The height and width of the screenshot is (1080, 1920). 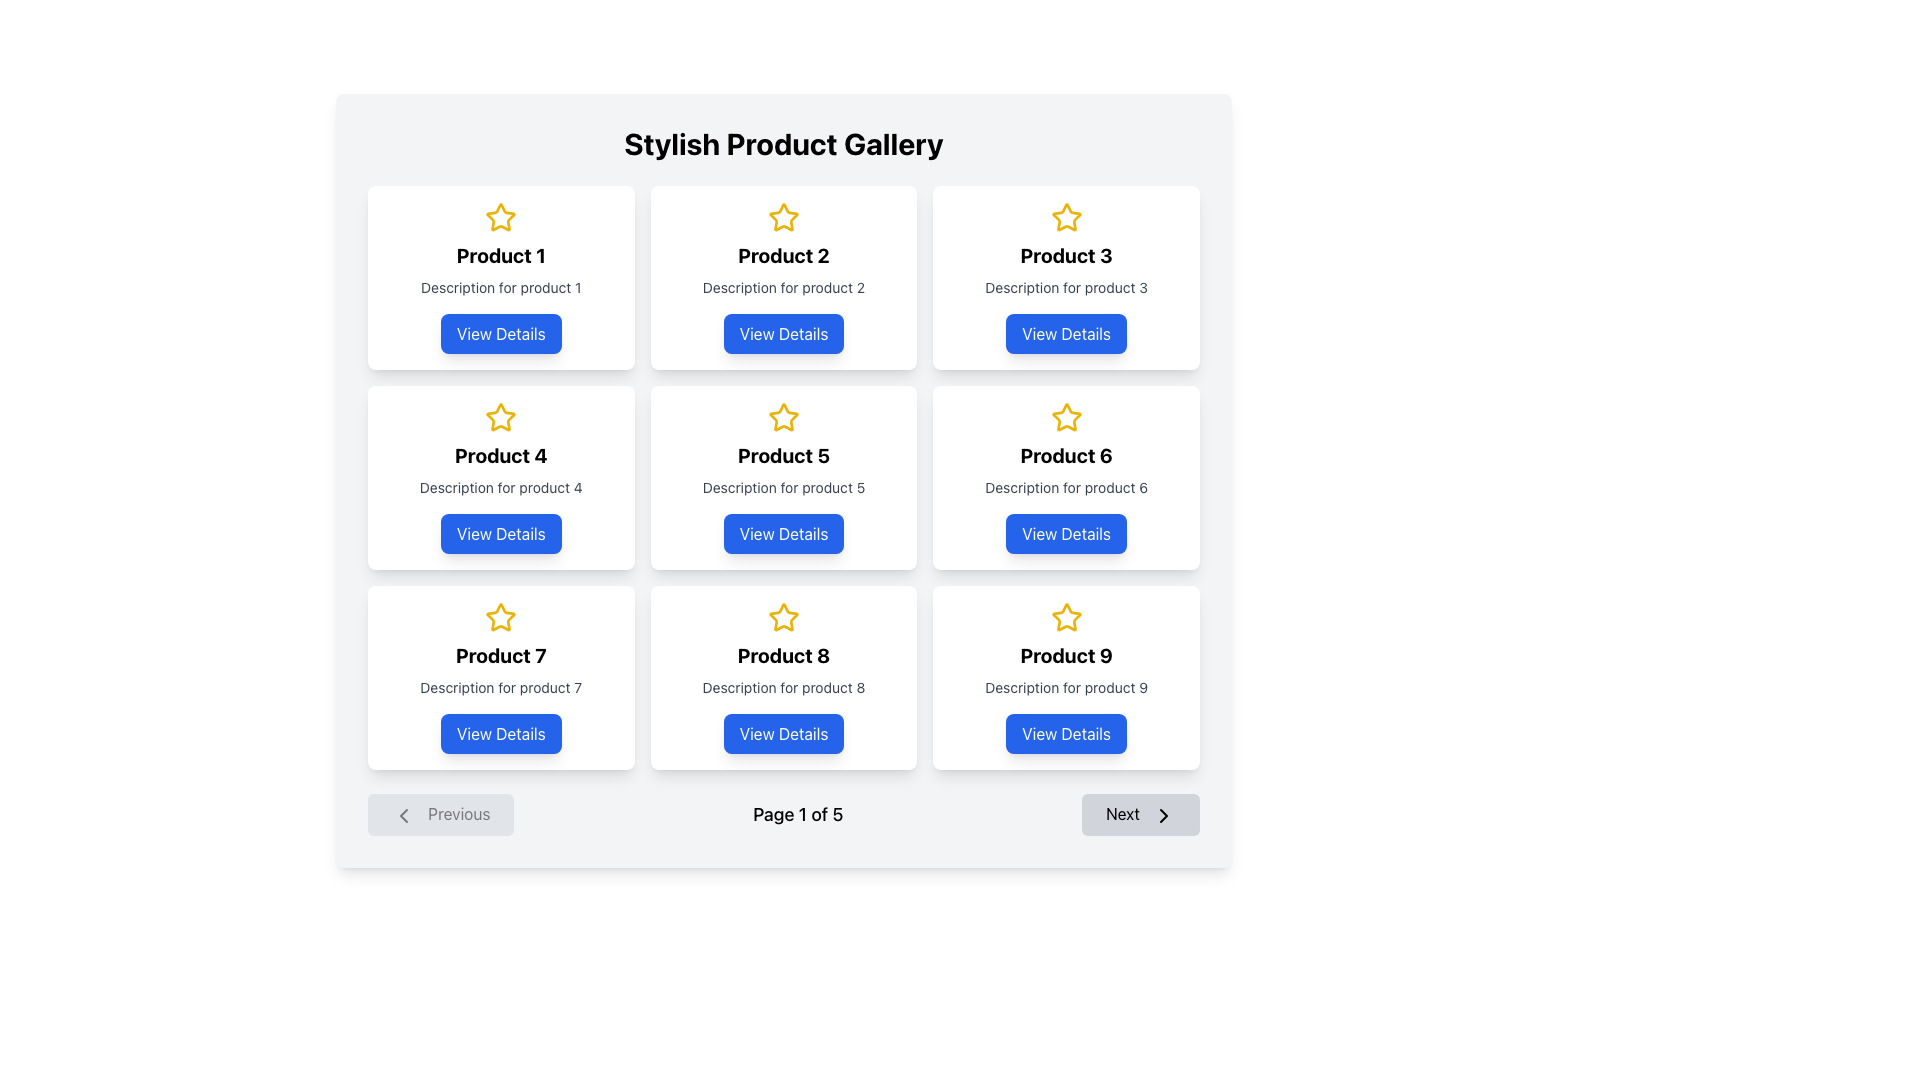 What do you see at coordinates (501, 686) in the screenshot?
I see `the text element containing the phrase 'Description for product 7', which is styled in a smaller gray font and located under the title 'Product 7' within the white background card` at bounding box center [501, 686].